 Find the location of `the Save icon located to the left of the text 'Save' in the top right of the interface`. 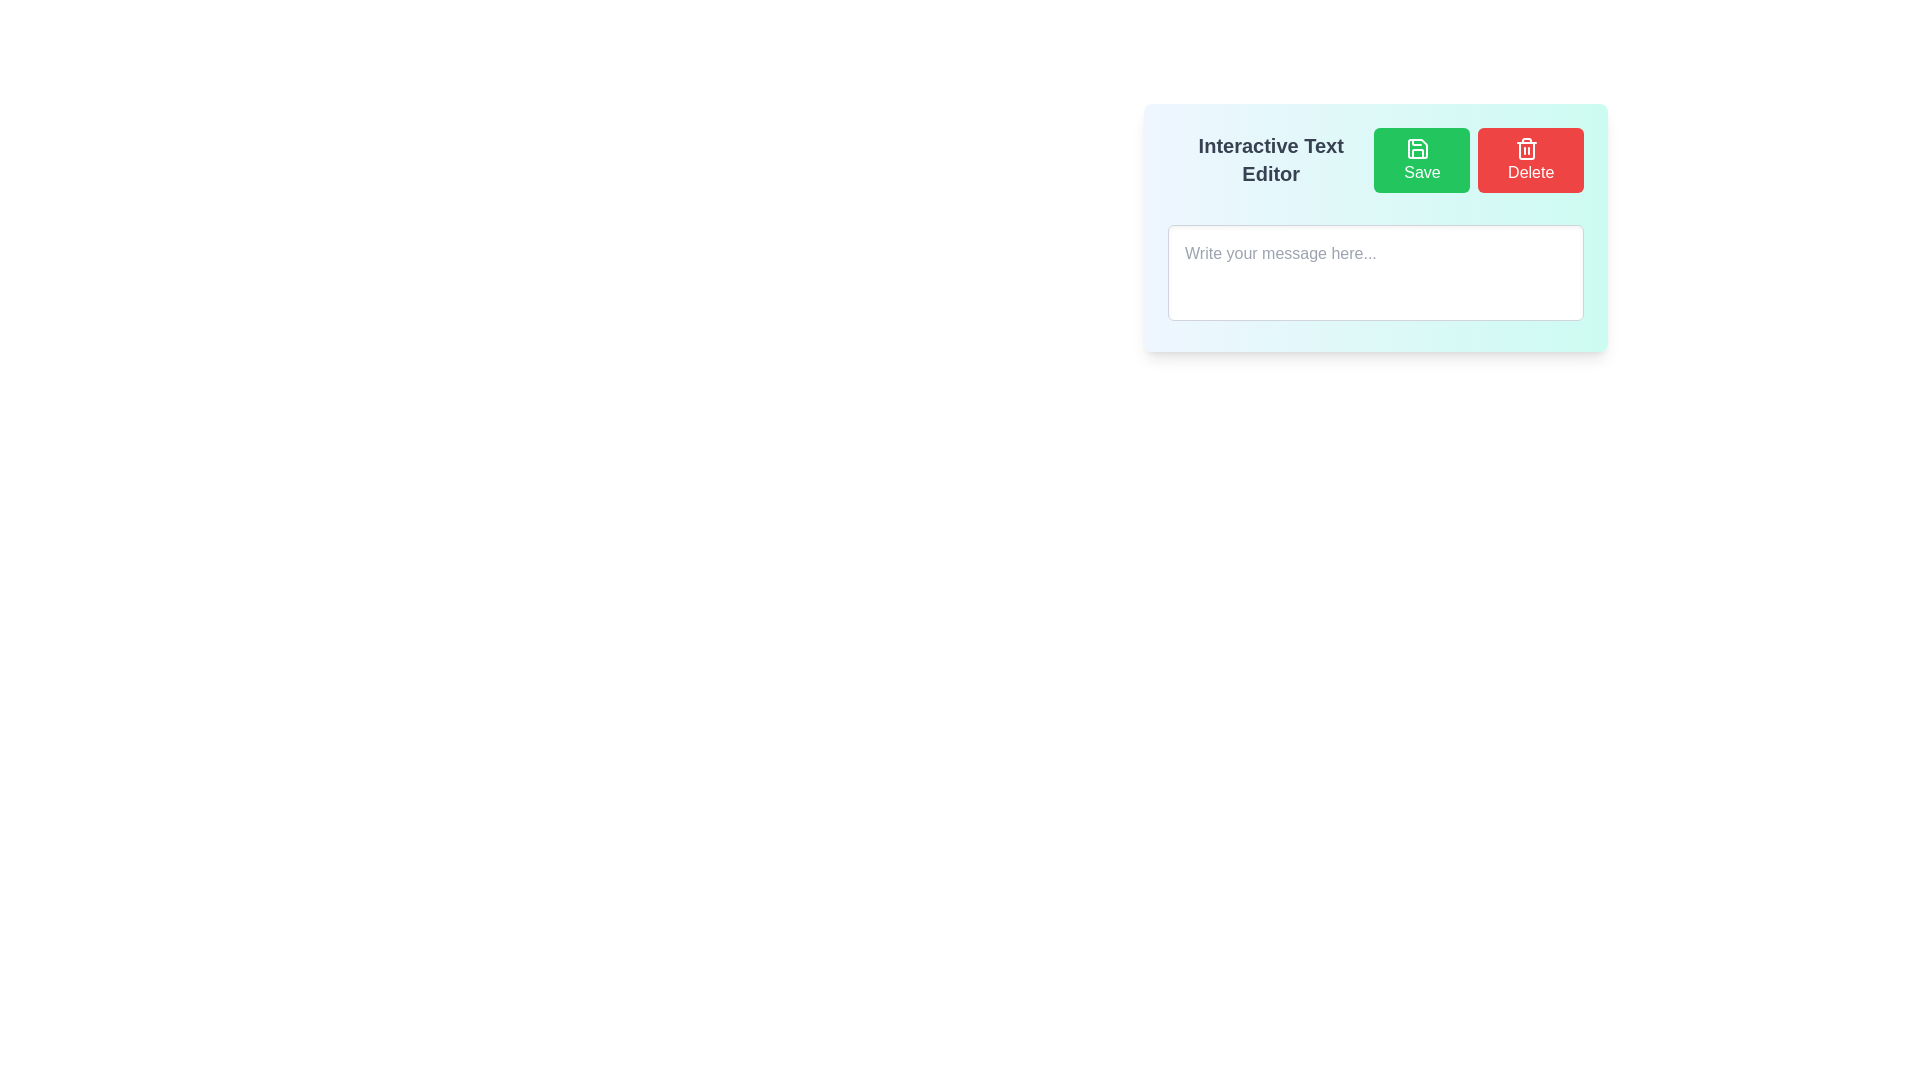

the Save icon located to the left of the text 'Save' in the top right of the interface is located at coordinates (1417, 147).